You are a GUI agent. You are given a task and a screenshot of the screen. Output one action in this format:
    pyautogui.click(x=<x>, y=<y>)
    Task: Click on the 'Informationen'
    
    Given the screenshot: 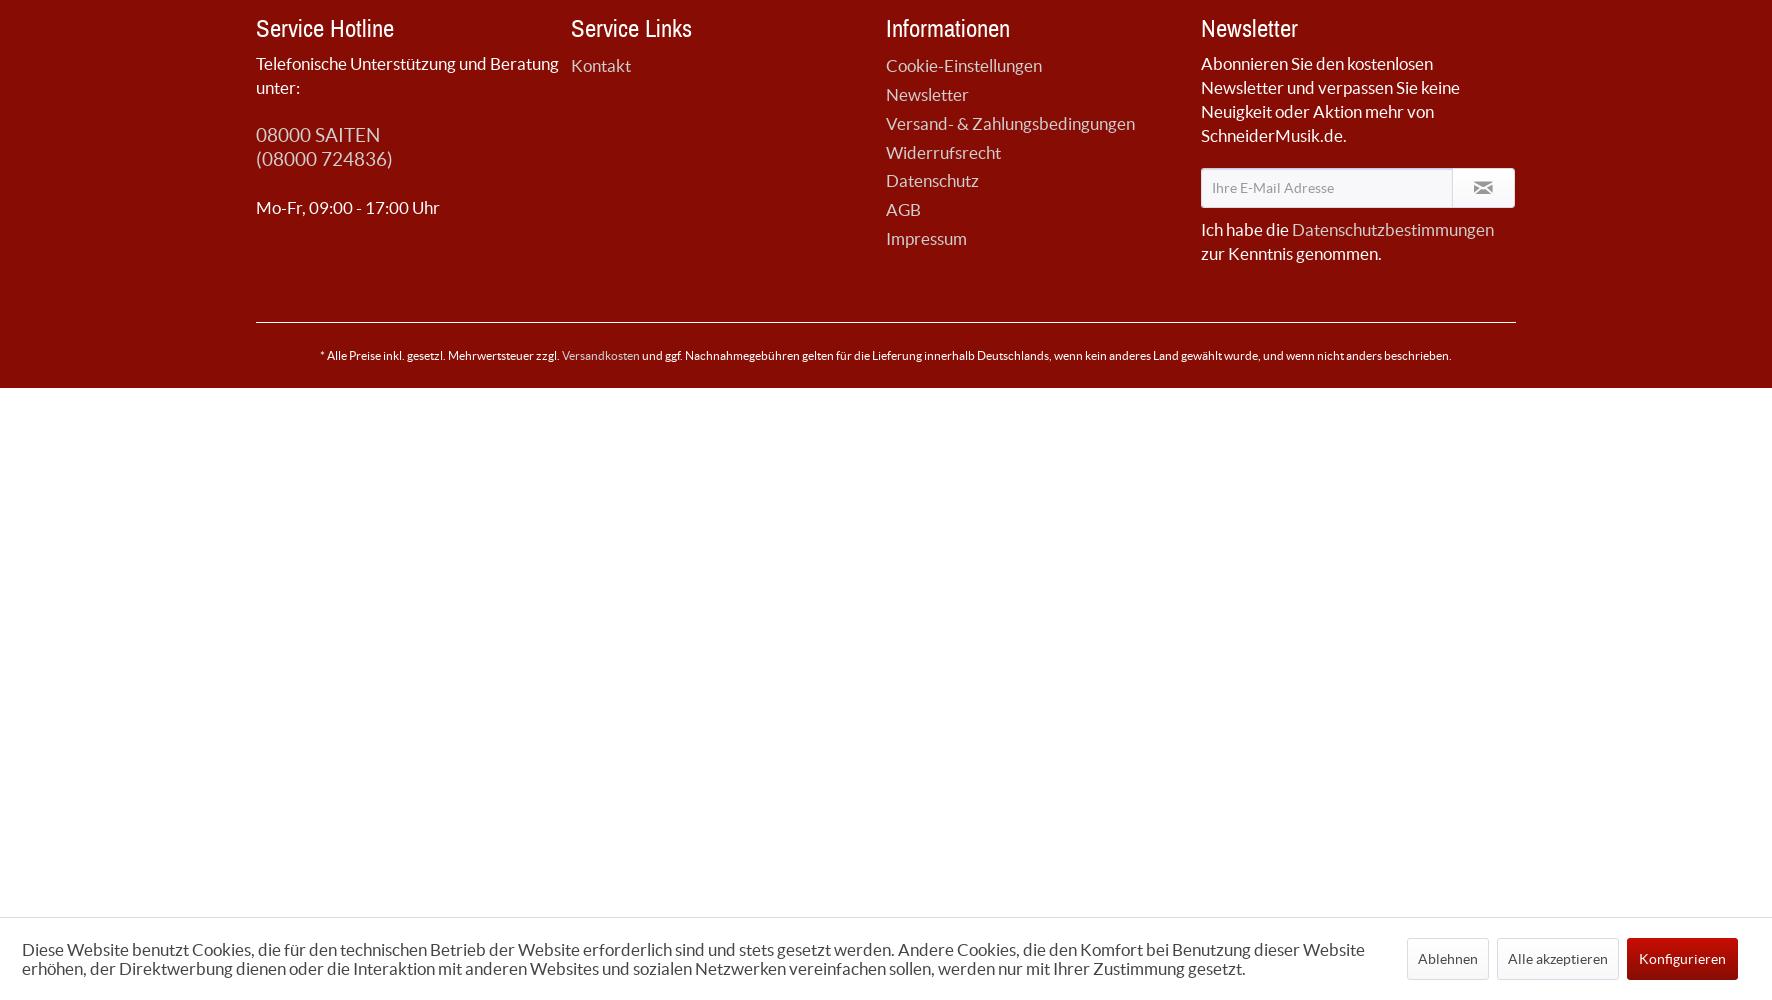 What is the action you would take?
    pyautogui.click(x=947, y=27)
    